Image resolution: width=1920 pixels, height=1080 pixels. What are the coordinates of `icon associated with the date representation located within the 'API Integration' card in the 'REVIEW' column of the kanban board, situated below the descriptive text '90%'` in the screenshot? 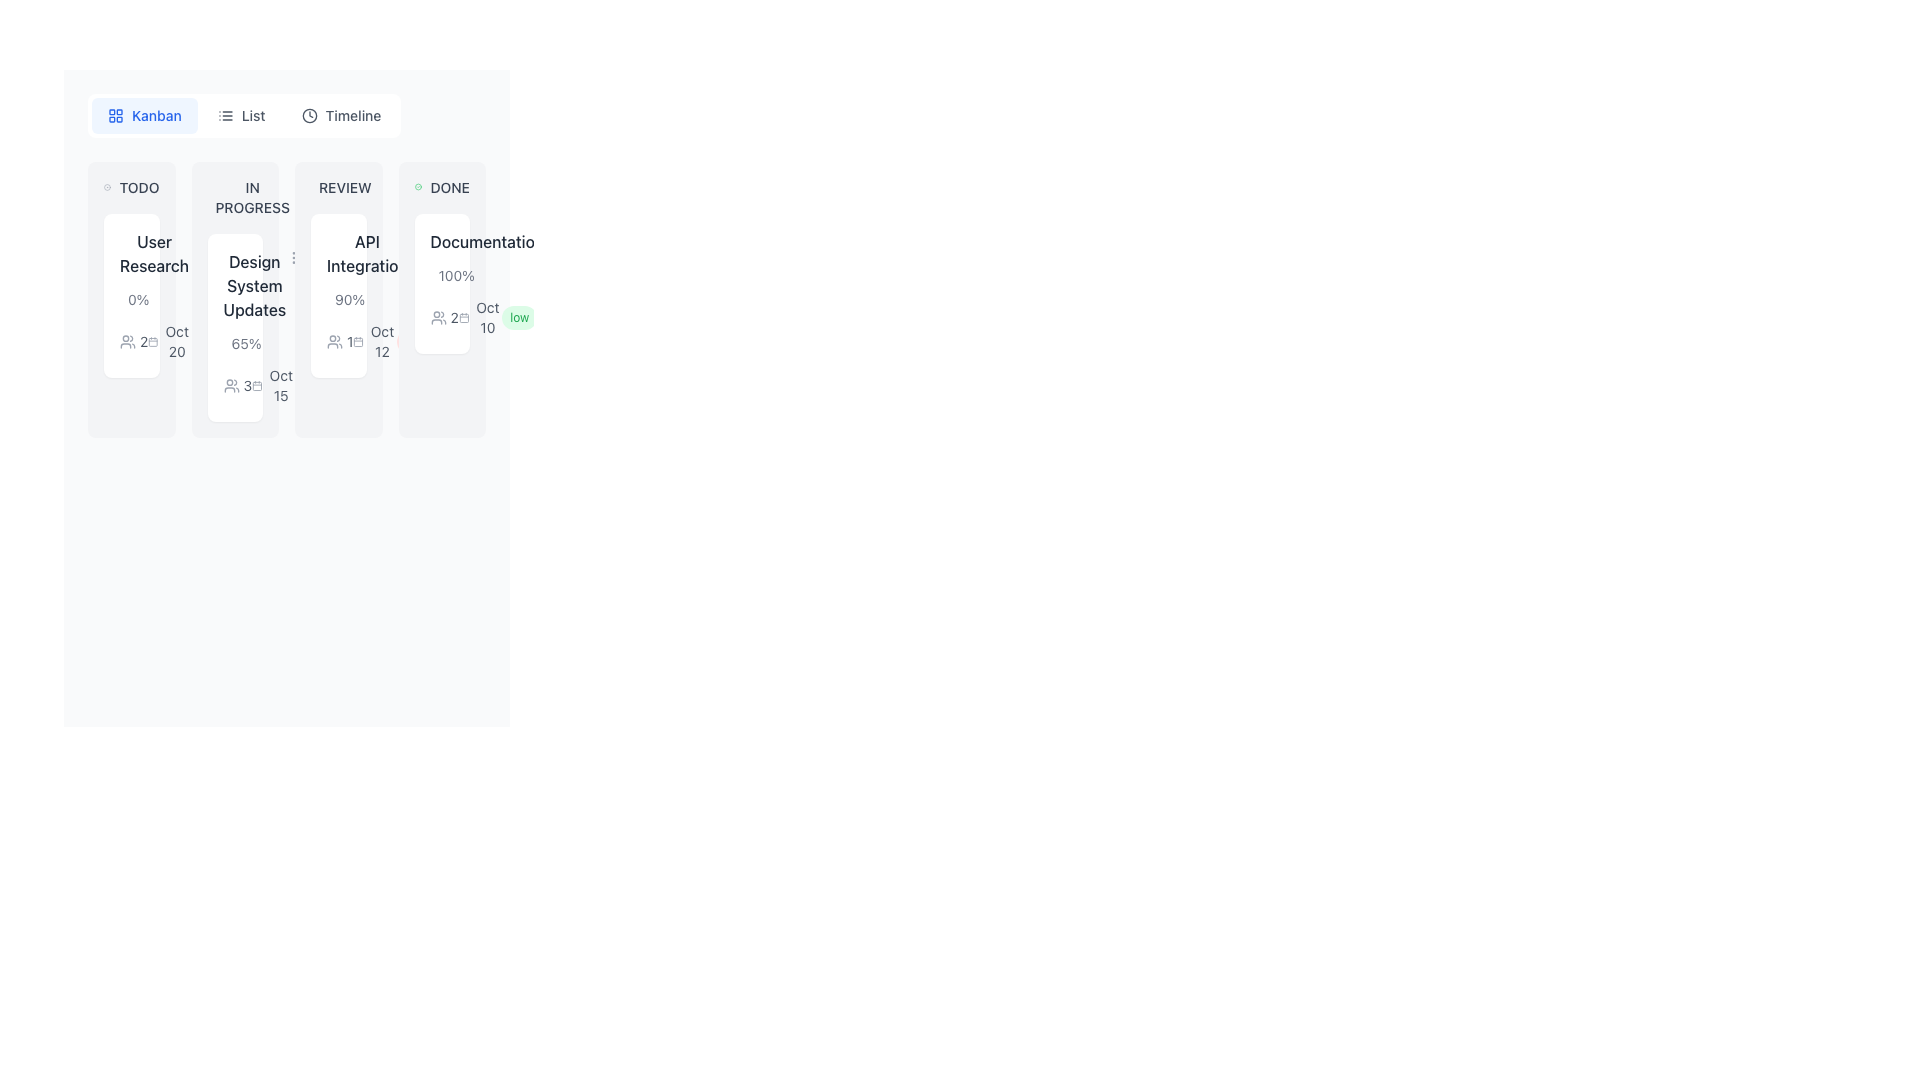 It's located at (374, 341).